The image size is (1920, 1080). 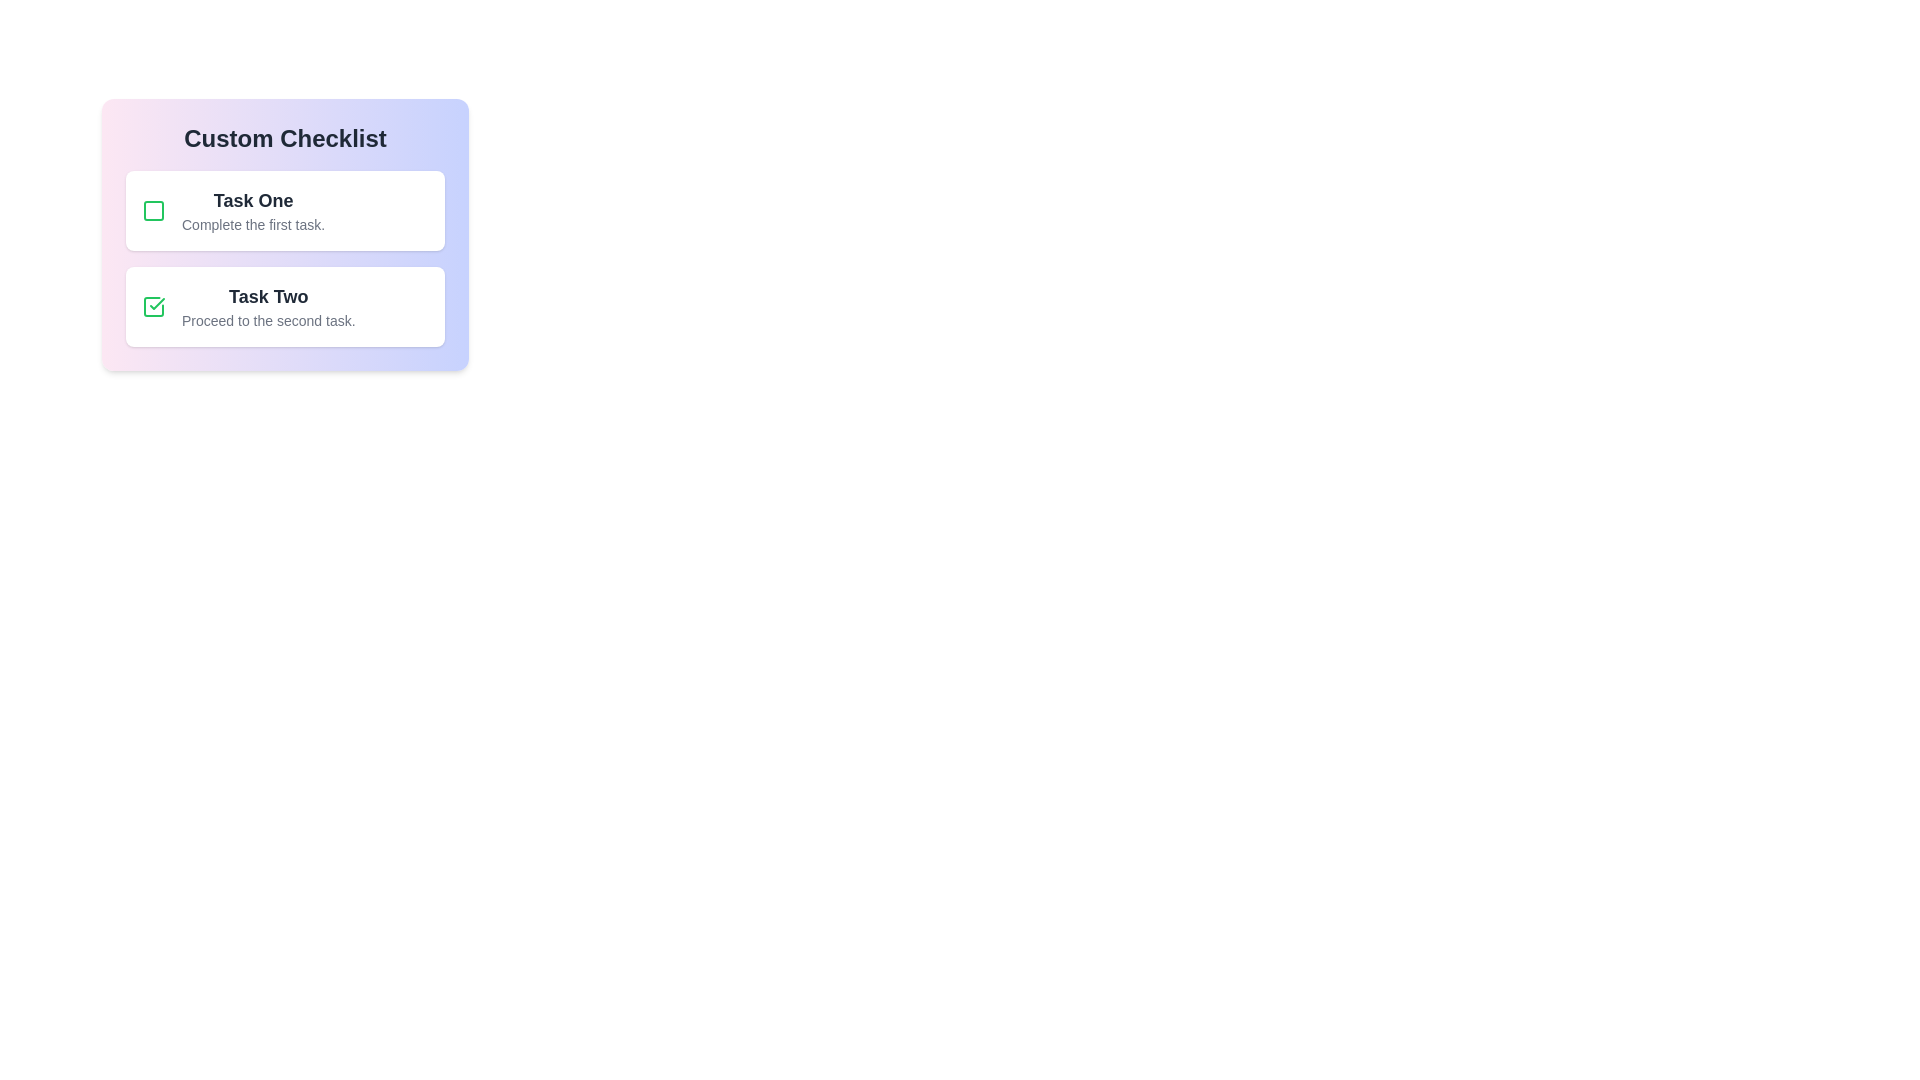 What do you see at coordinates (233, 211) in the screenshot?
I see `displayed text of the list item containing 'Task One' and 'Complete the first task.' located in the upper half of the checklist card` at bounding box center [233, 211].